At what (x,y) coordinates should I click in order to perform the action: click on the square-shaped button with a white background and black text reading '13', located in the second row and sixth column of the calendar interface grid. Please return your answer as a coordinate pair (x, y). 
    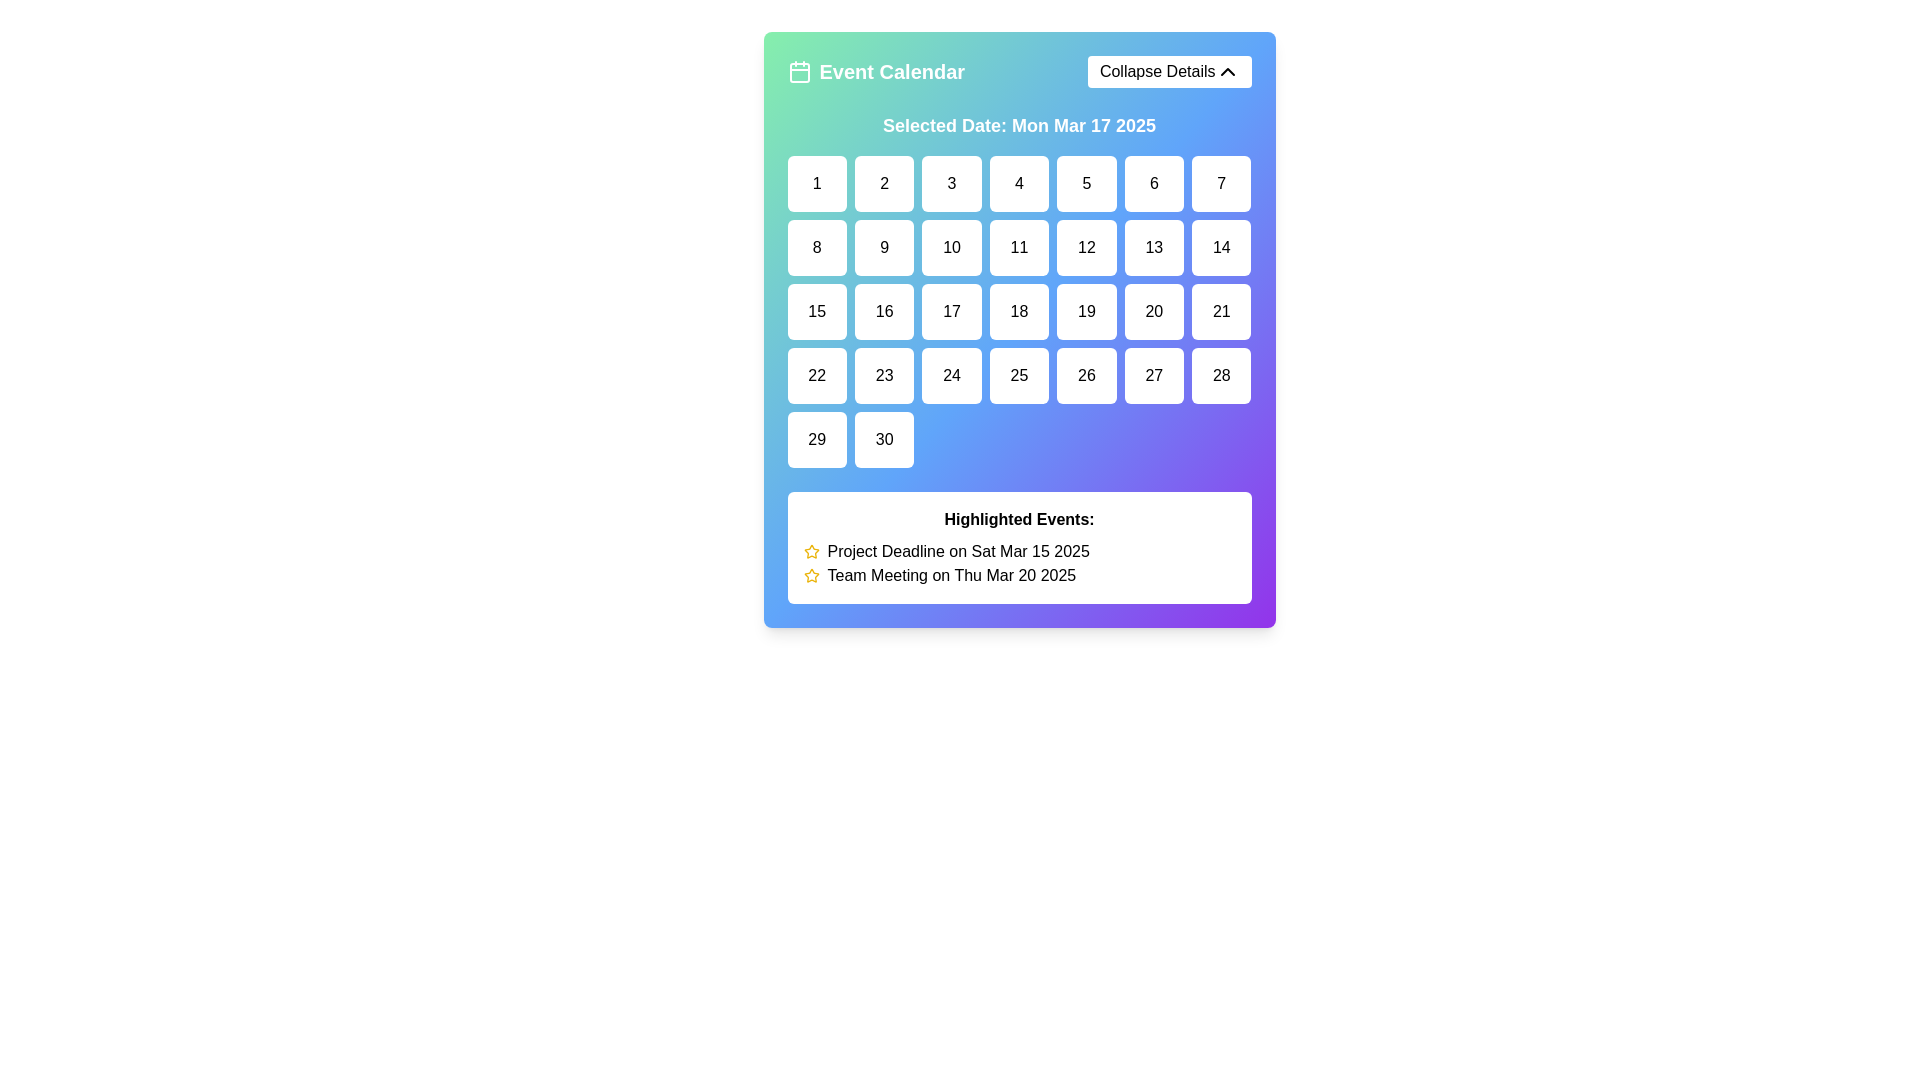
    Looking at the image, I should click on (1154, 246).